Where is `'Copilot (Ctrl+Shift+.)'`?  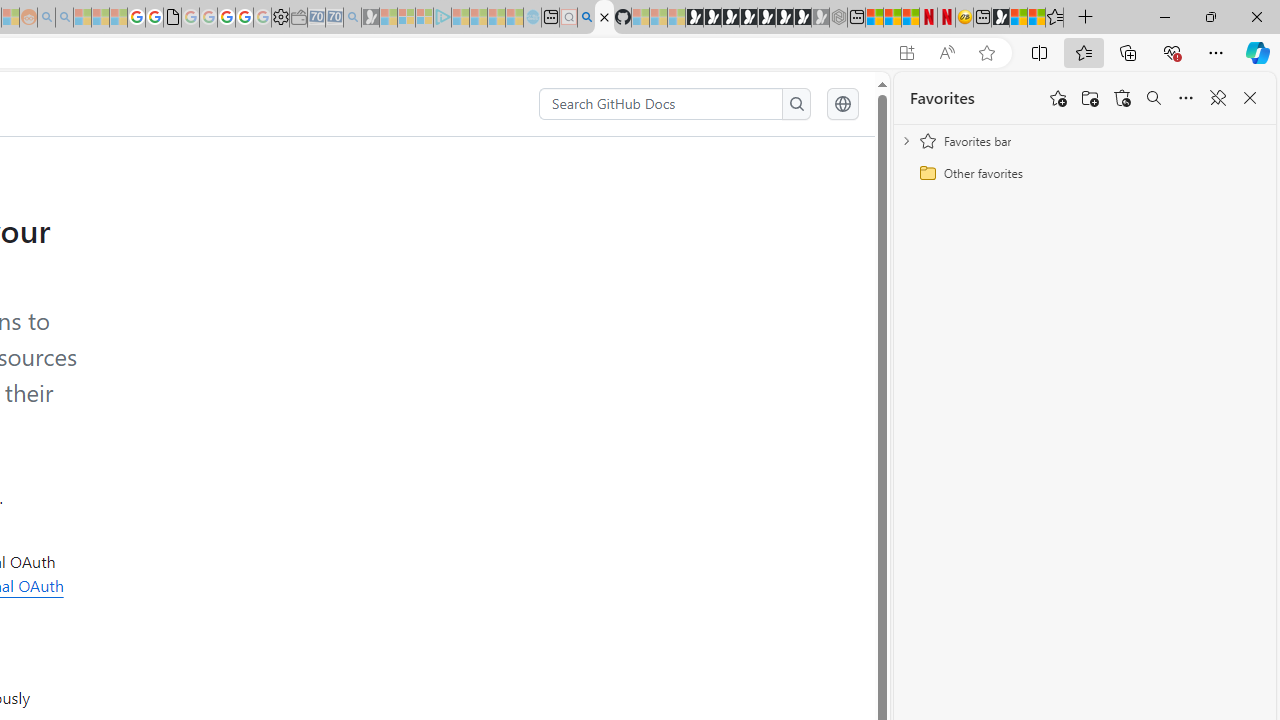
'Copilot (Ctrl+Shift+.)' is located at coordinates (1257, 51).